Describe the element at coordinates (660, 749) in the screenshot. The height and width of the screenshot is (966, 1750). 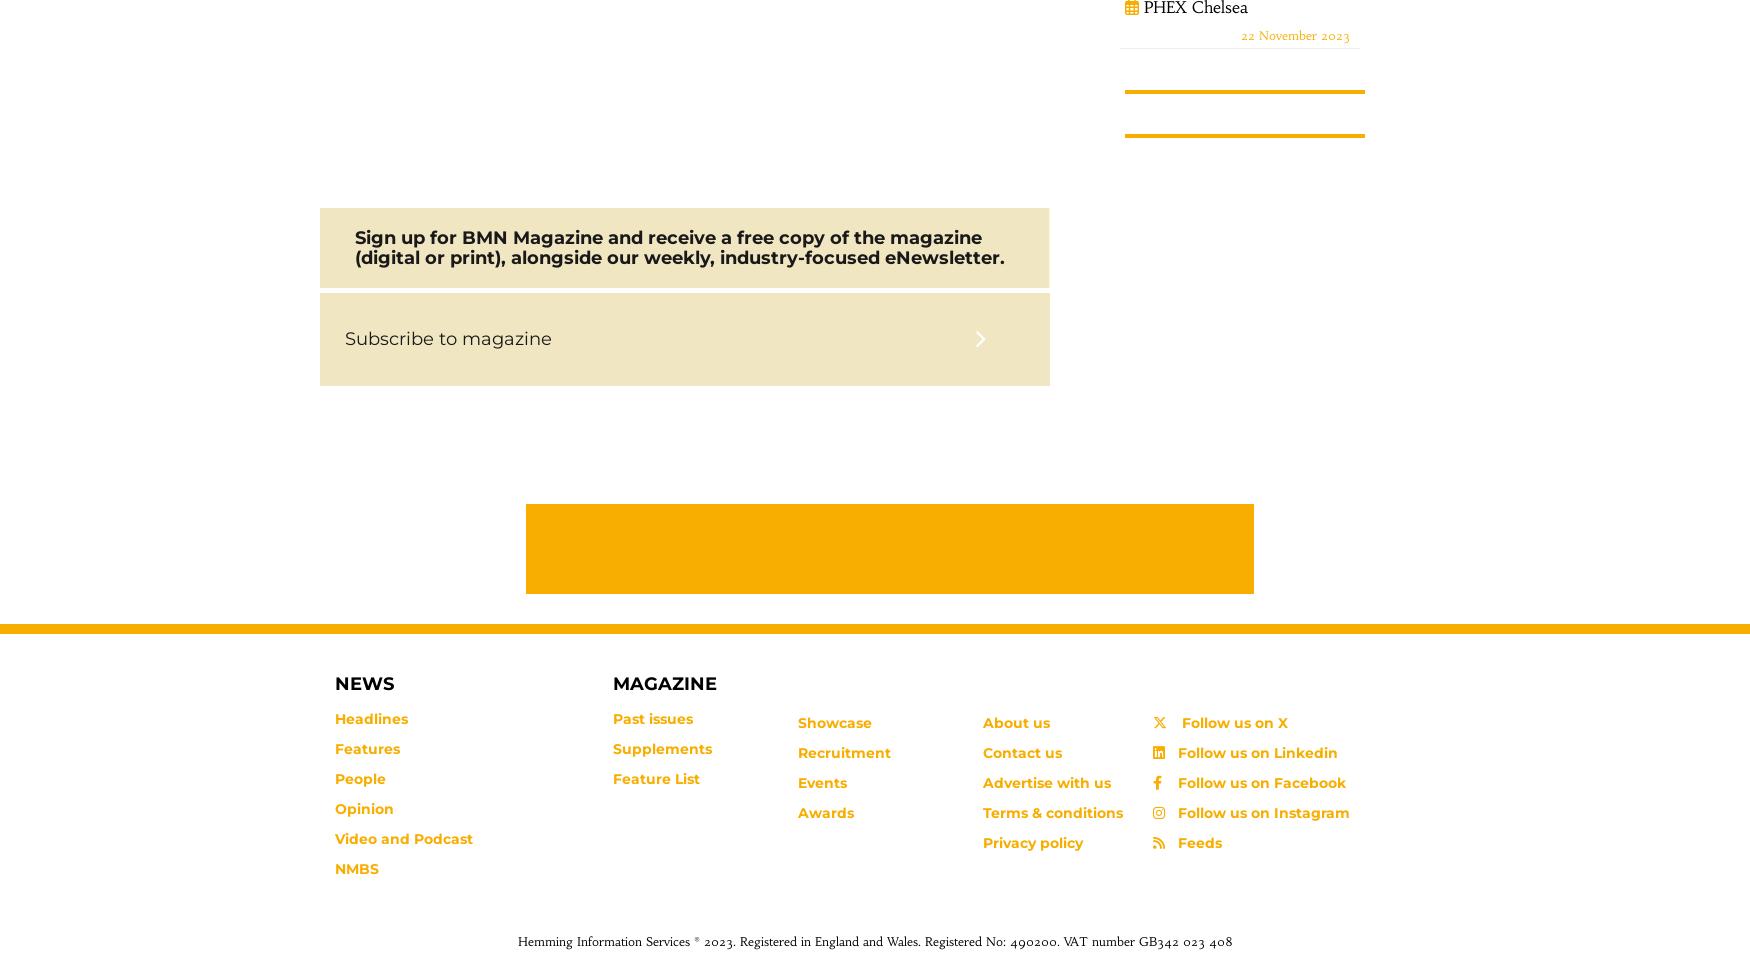
I see `'Supplements'` at that location.